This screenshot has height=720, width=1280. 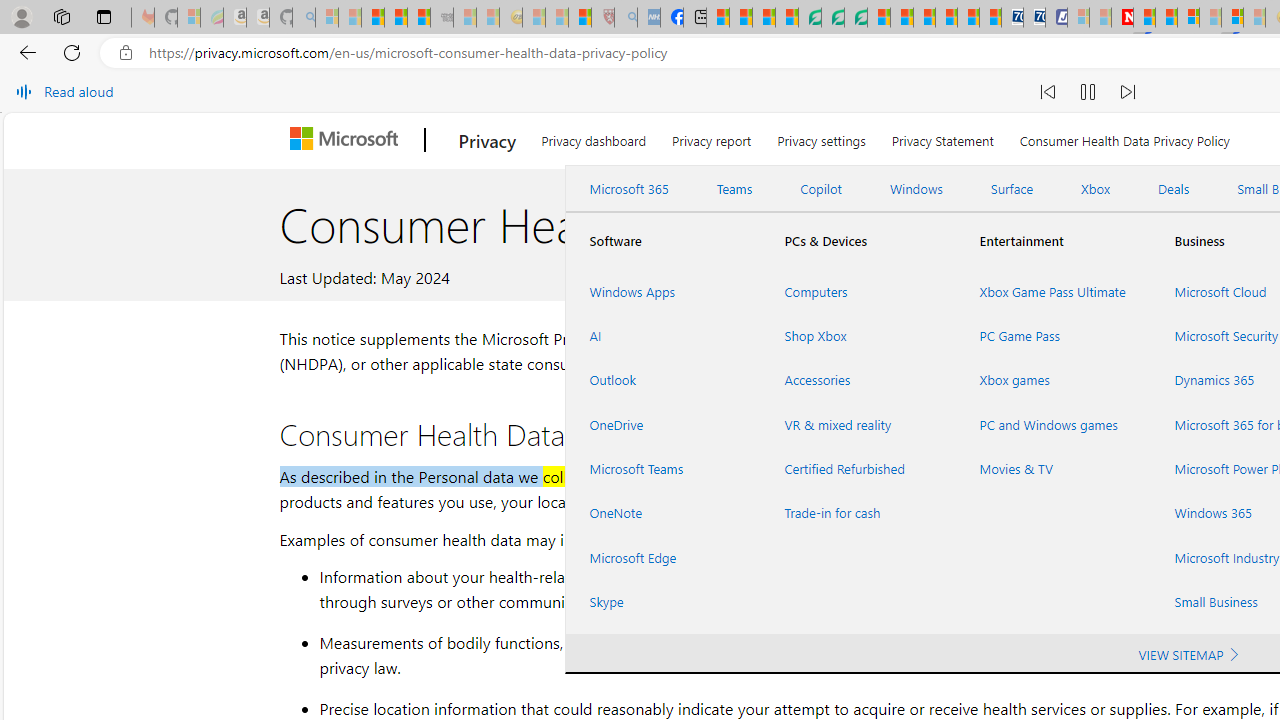 What do you see at coordinates (1122, 17) in the screenshot?
I see `'Latest Politics News & Archive | Newsweek.com'` at bounding box center [1122, 17].